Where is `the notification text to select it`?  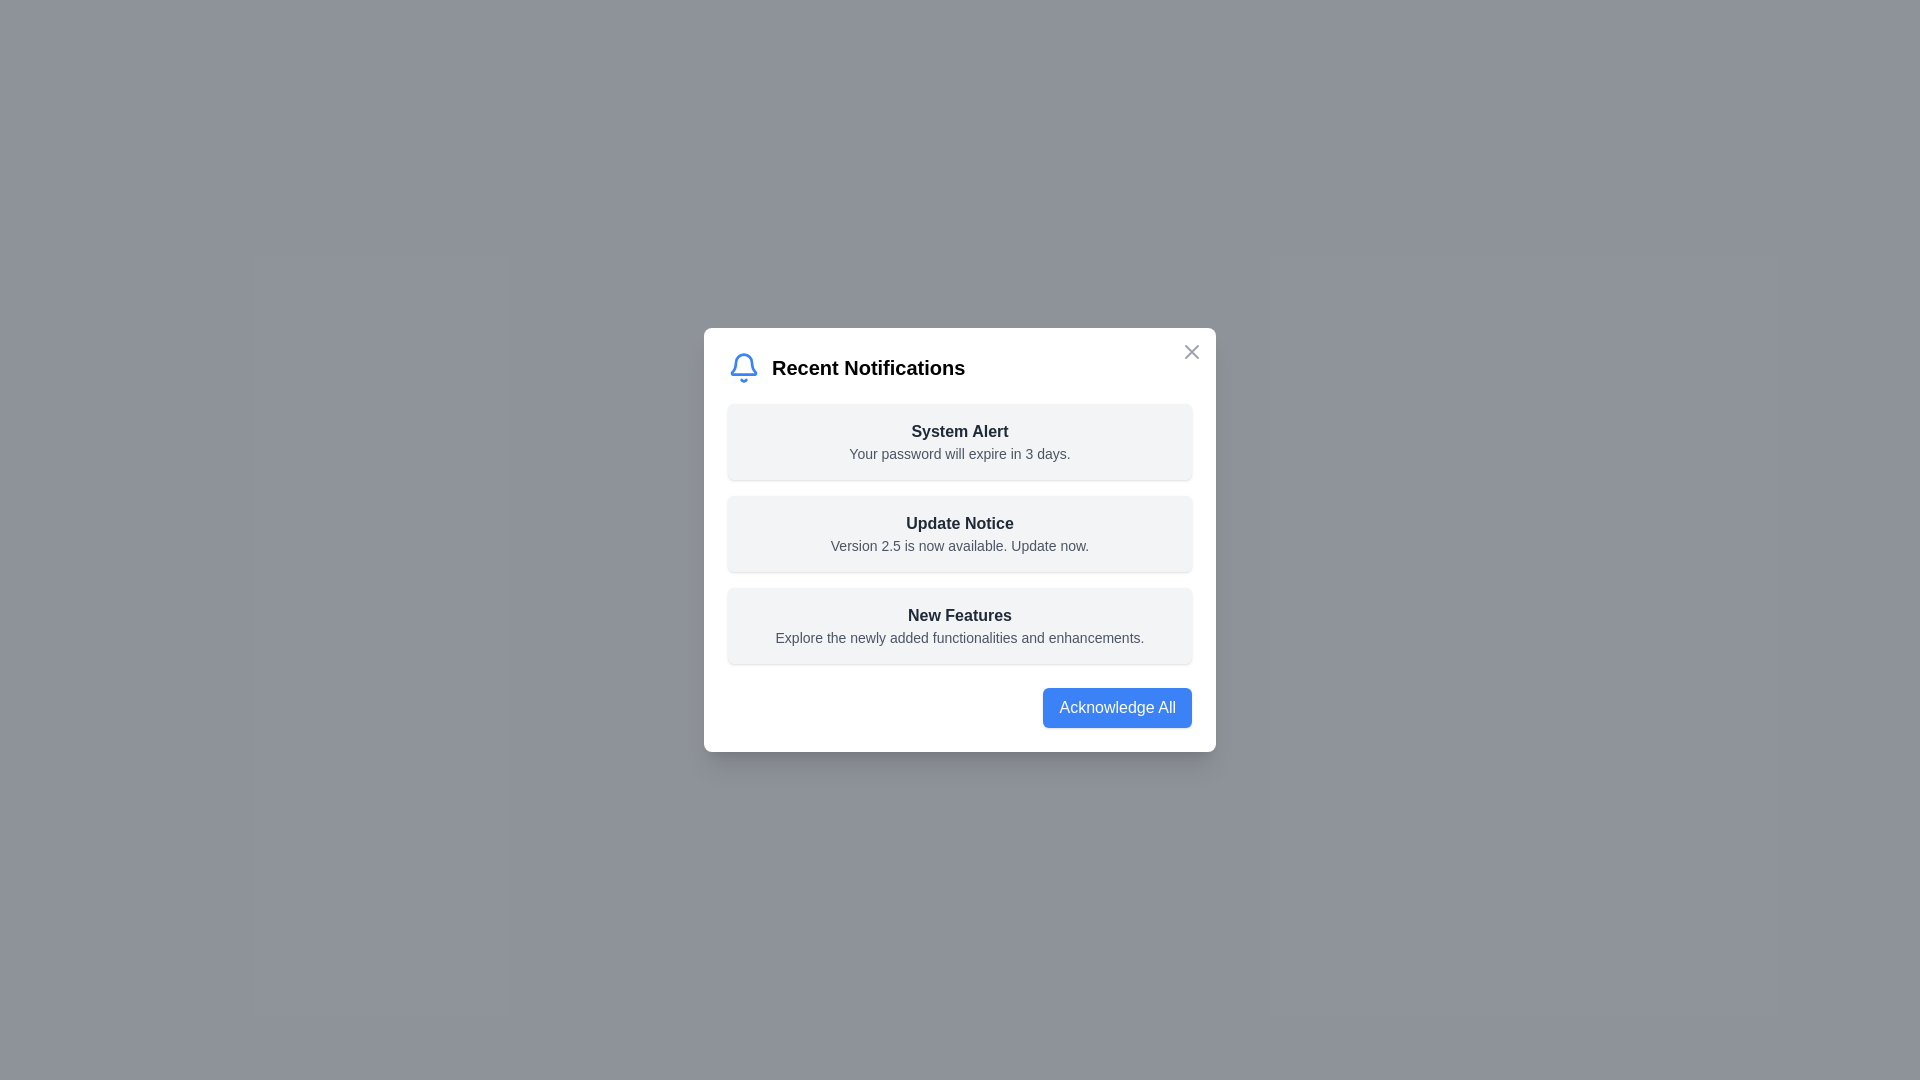
the notification text to select it is located at coordinates (960, 441).